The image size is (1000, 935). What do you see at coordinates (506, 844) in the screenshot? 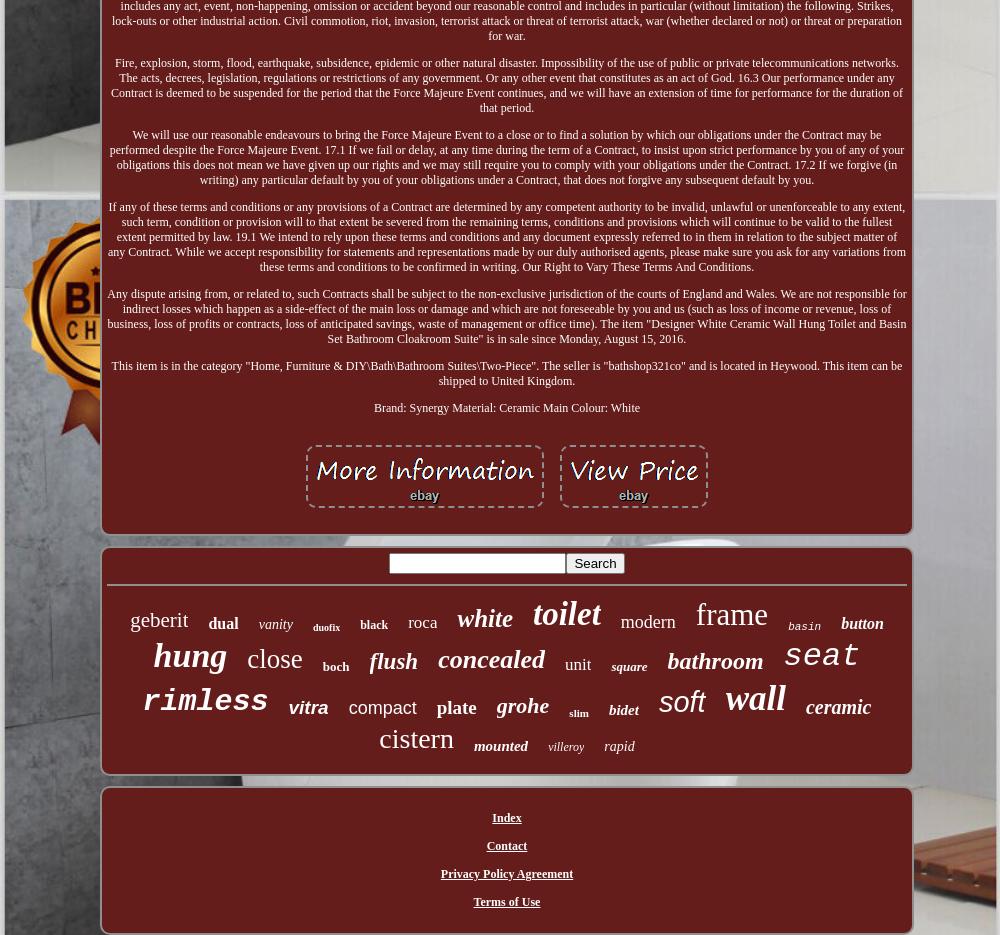
I see `'Contact'` at bounding box center [506, 844].